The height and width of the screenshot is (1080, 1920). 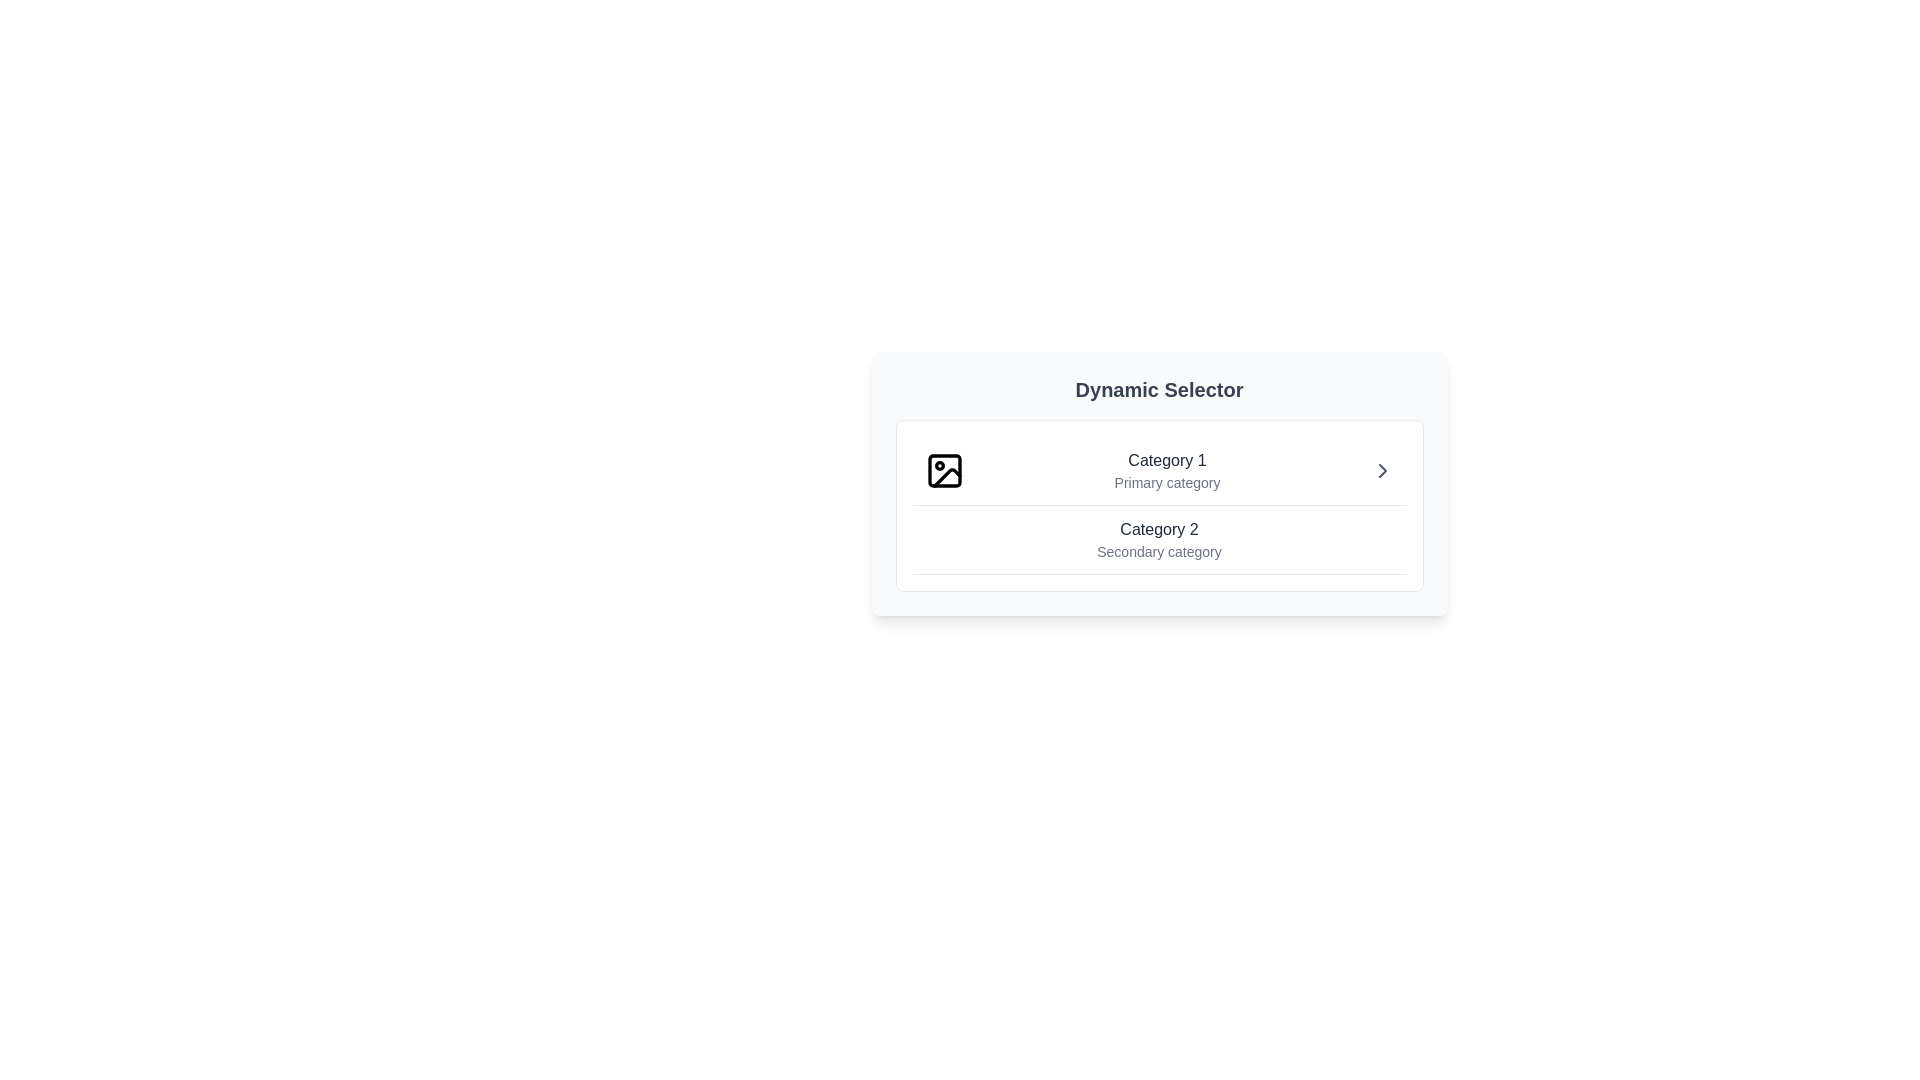 I want to click on the descriptive Text label located beneath the 'Category 1' text, which provides additional context for the associated category, so click(x=1167, y=482).